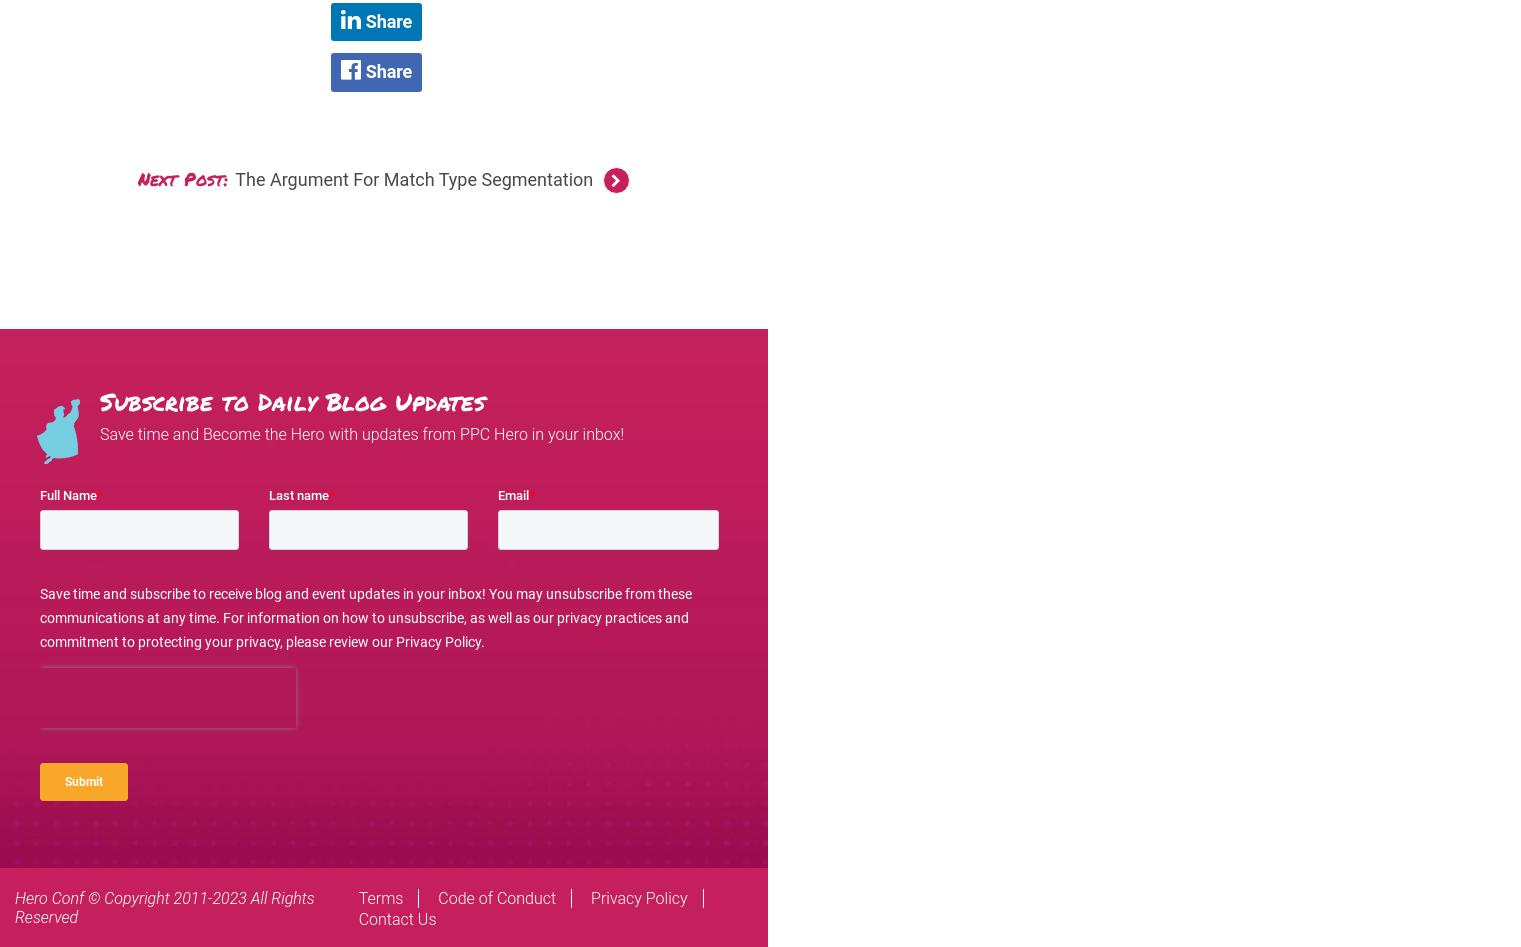  What do you see at coordinates (497, 897) in the screenshot?
I see `'Code of Conduct'` at bounding box center [497, 897].